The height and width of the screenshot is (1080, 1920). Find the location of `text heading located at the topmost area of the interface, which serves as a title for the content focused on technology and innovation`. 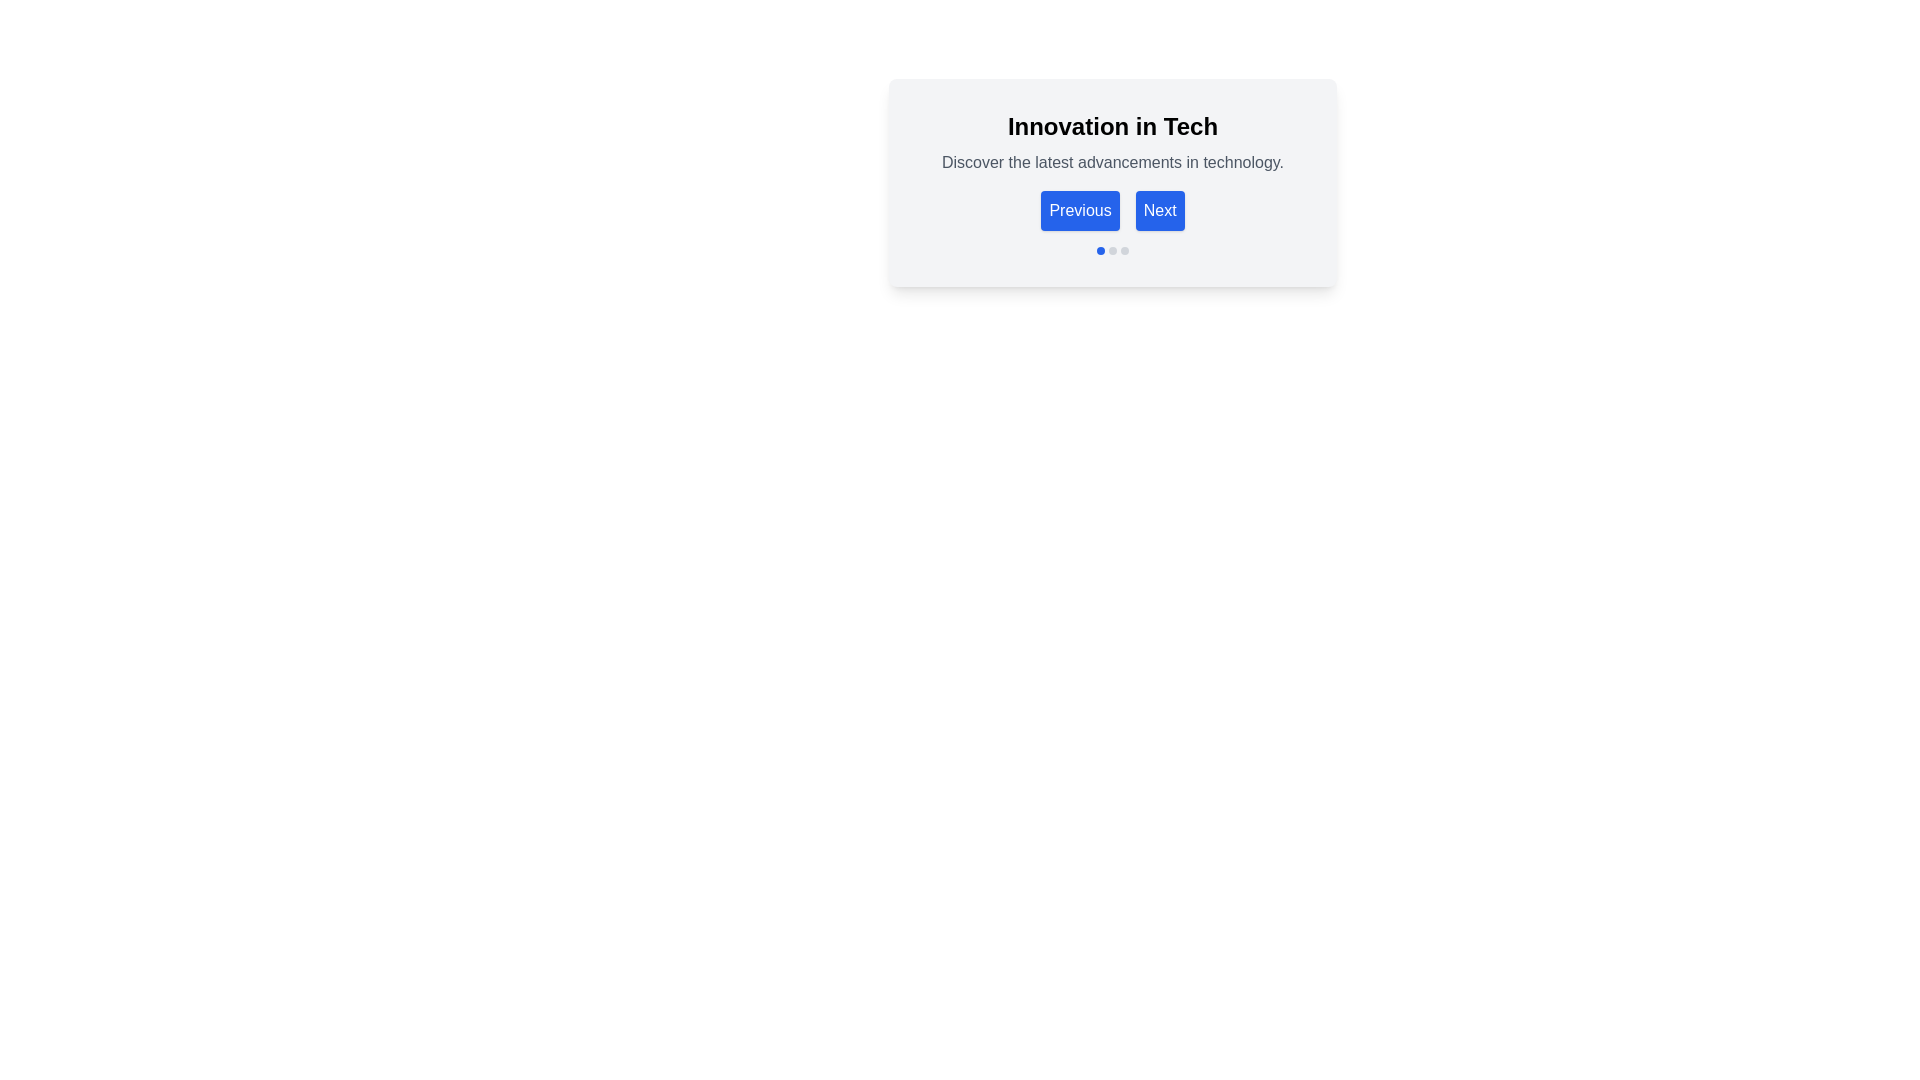

text heading located at the topmost area of the interface, which serves as a title for the content focused on technology and innovation is located at coordinates (1112, 127).